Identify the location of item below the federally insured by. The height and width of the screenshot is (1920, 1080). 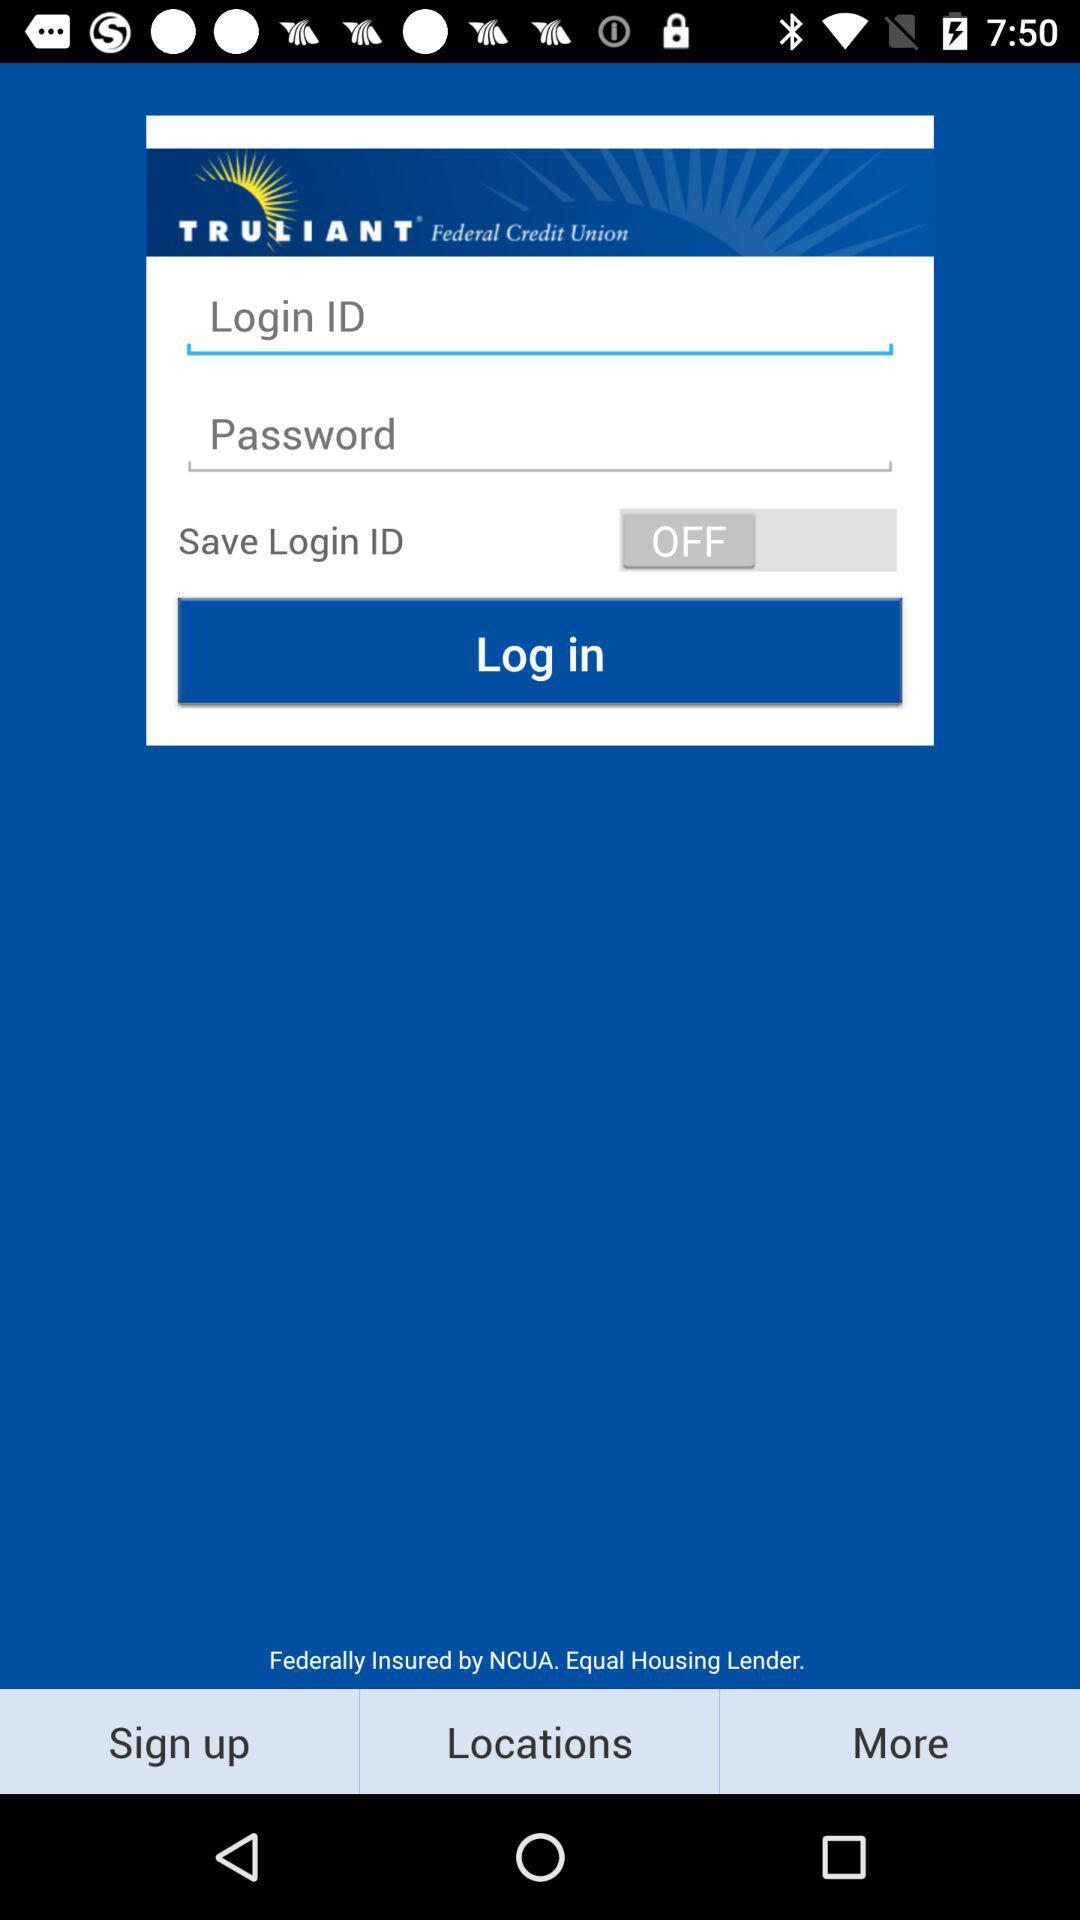
(538, 1740).